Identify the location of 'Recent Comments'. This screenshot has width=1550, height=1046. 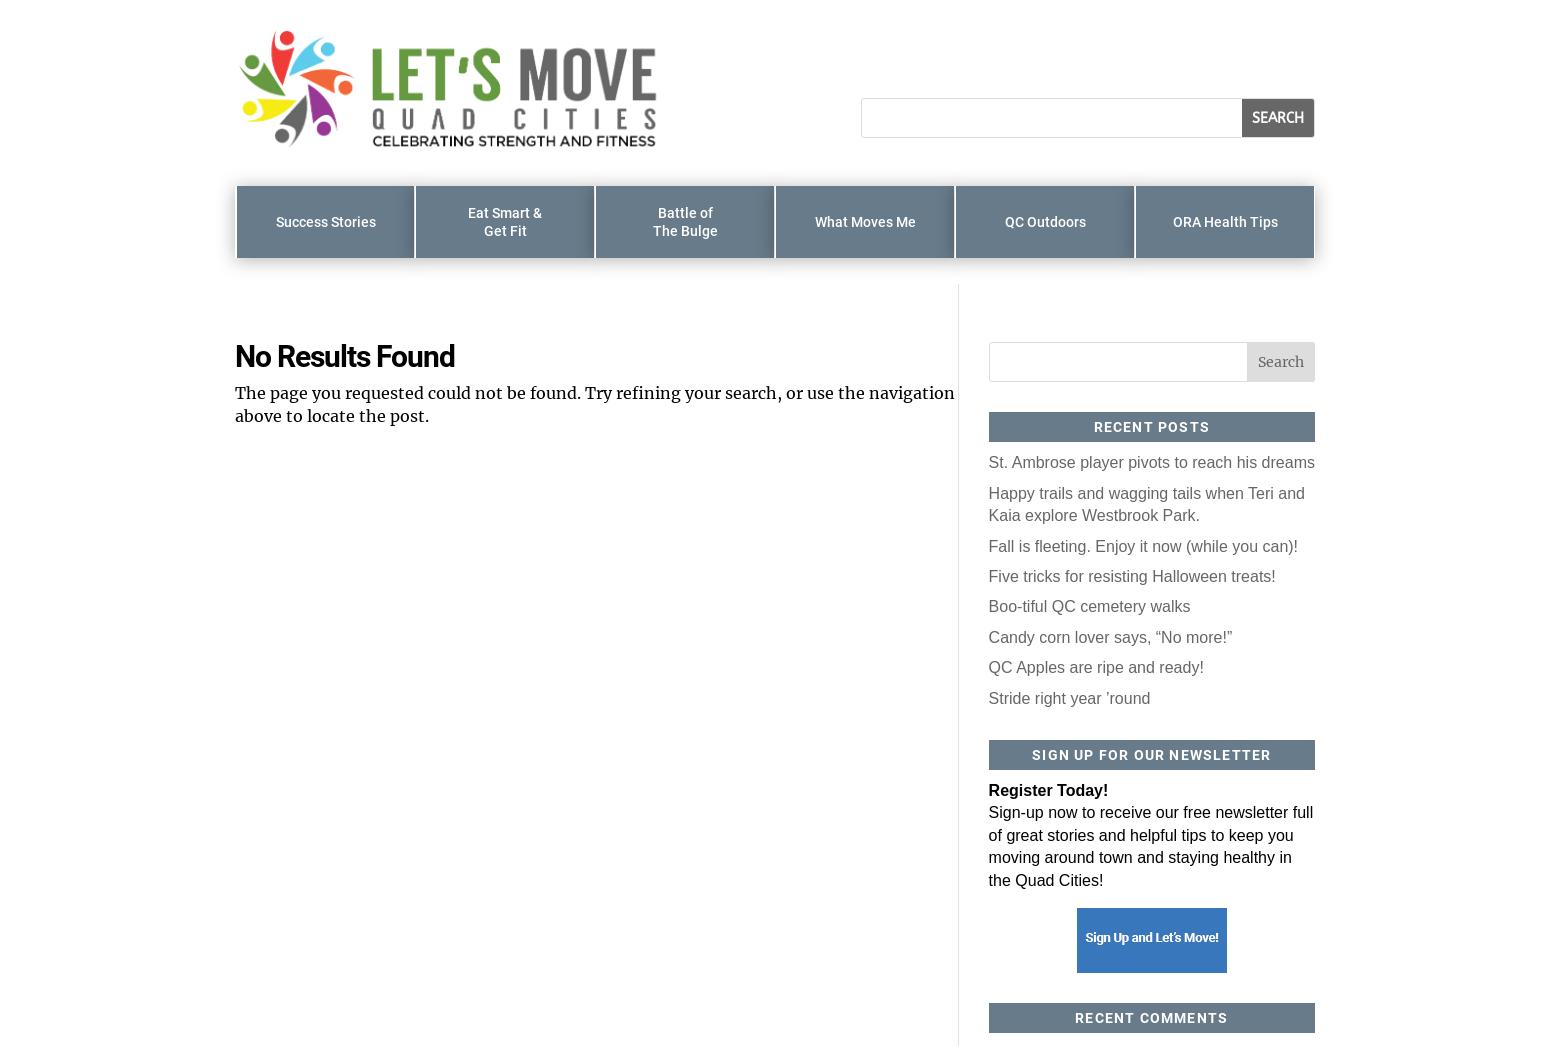
(1150, 1017).